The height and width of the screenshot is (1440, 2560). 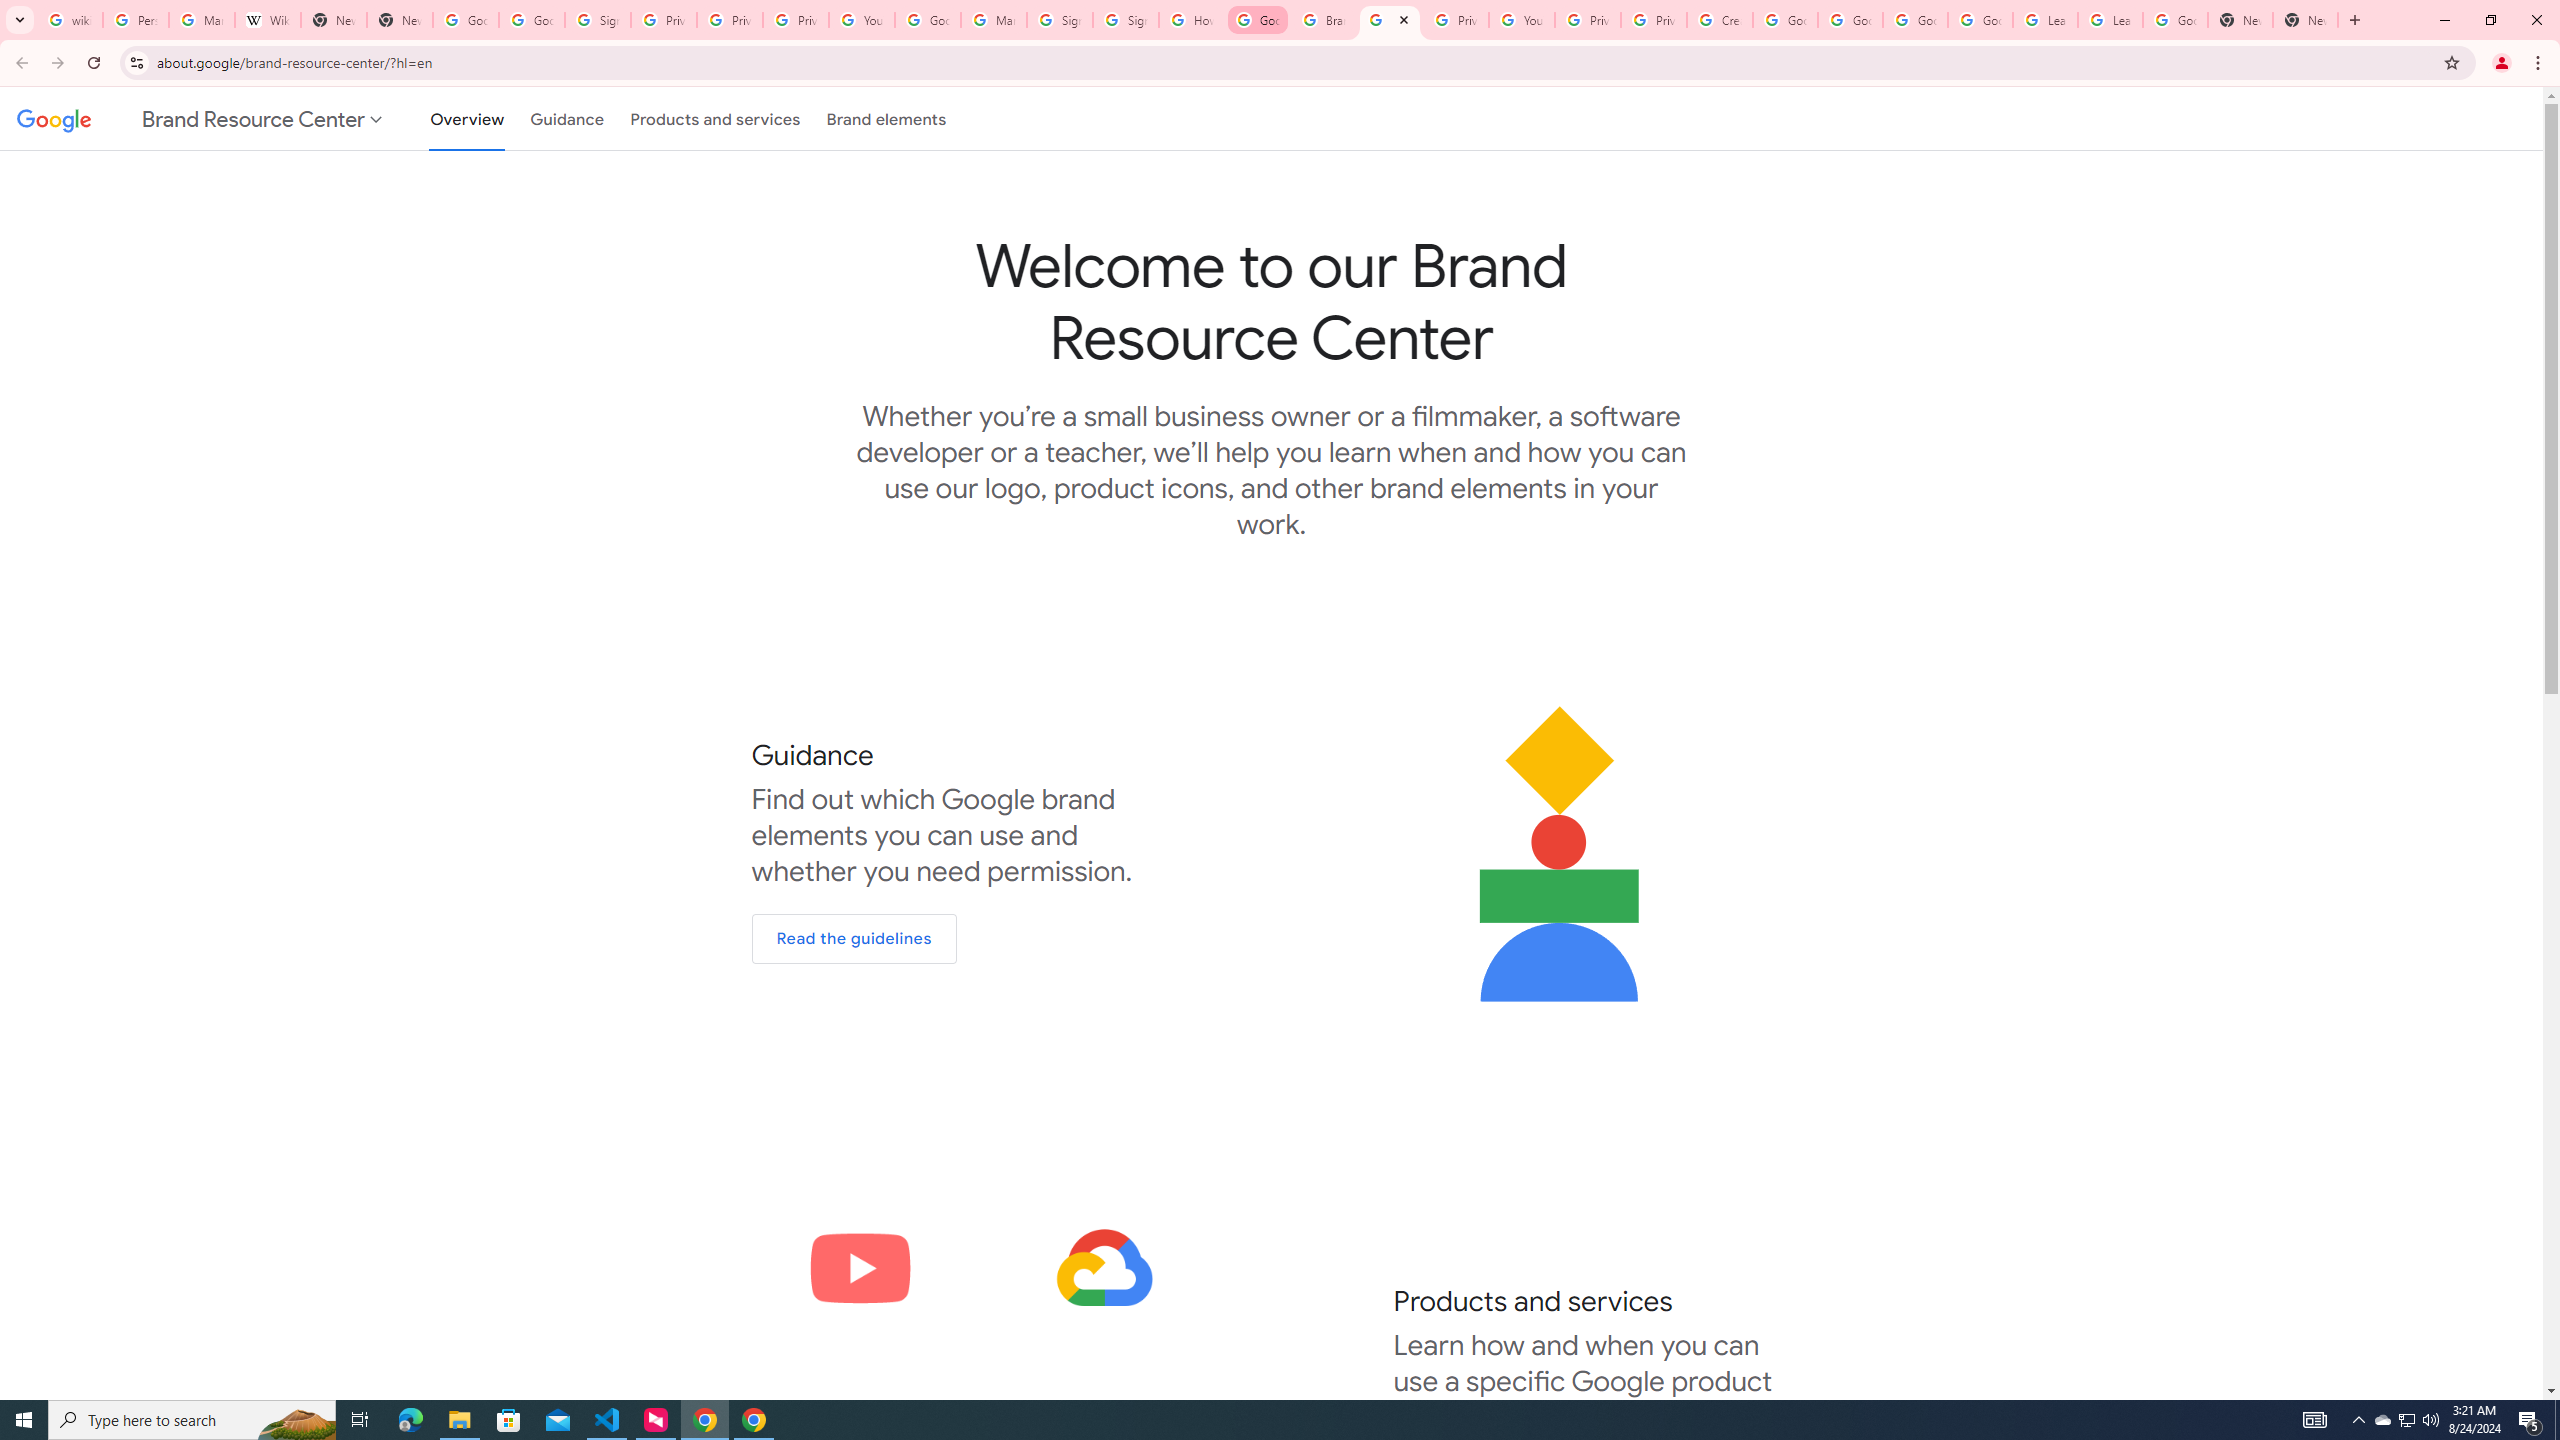 I want to click on 'Manage your Location History - Google Search Help', so click(x=199, y=19).